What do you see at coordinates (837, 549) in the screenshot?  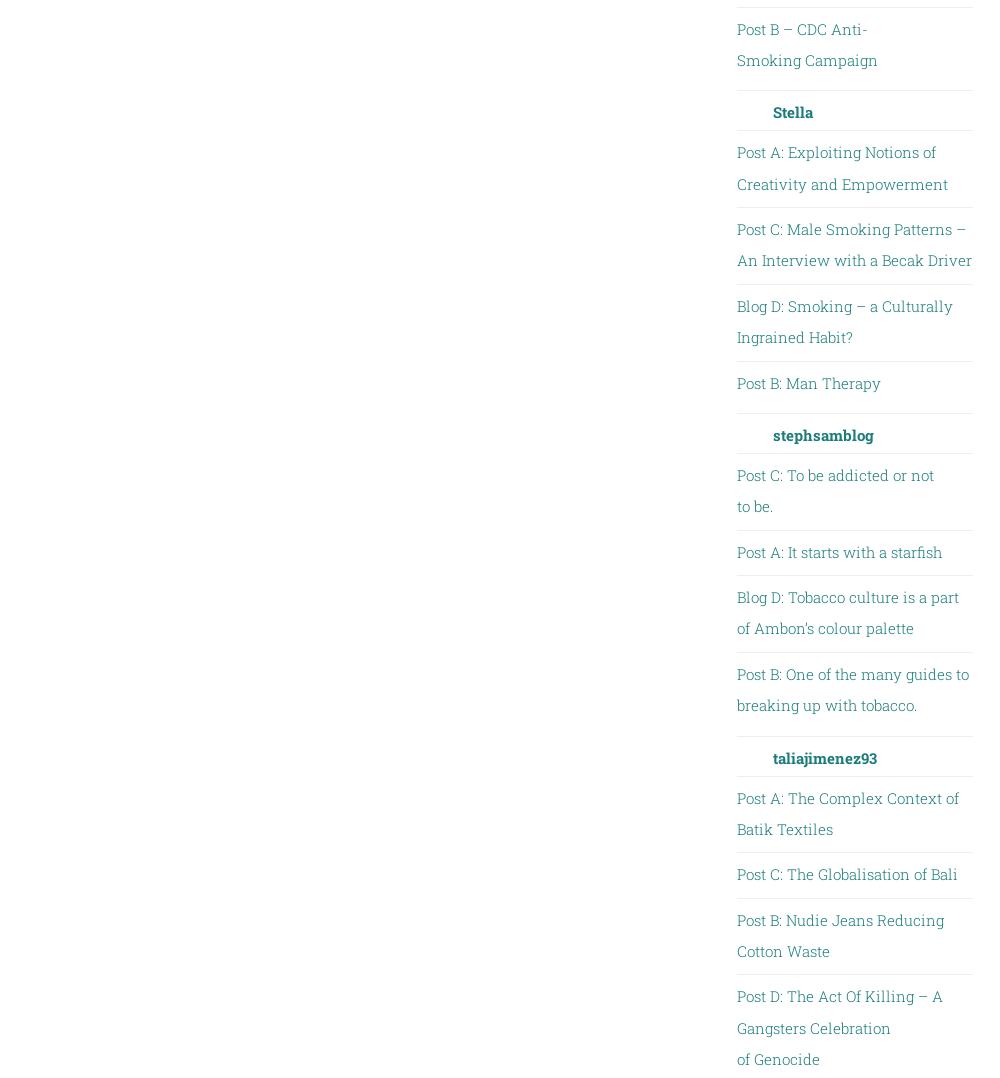 I see `'Post A: It starts with a starfish'` at bounding box center [837, 549].